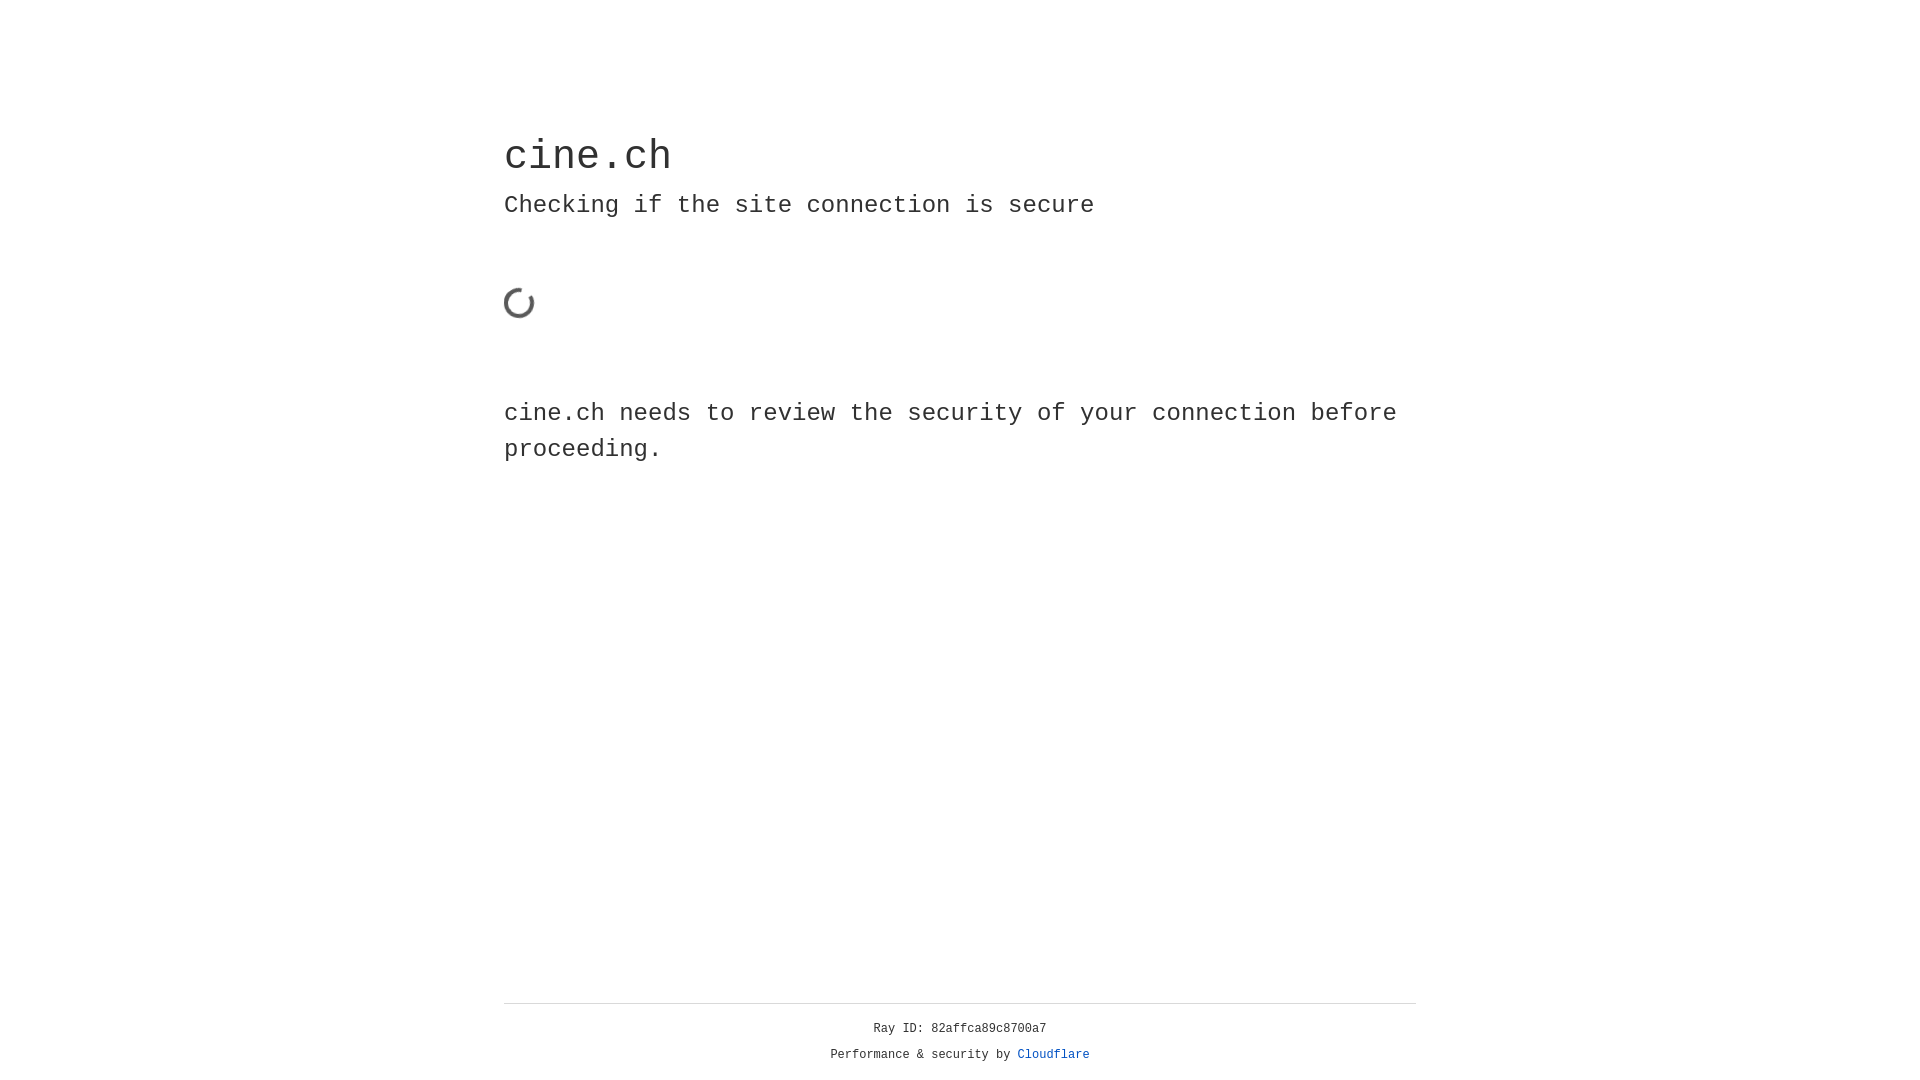  Describe the element at coordinates (1017, 1054) in the screenshot. I see `'Cloudflare'` at that location.